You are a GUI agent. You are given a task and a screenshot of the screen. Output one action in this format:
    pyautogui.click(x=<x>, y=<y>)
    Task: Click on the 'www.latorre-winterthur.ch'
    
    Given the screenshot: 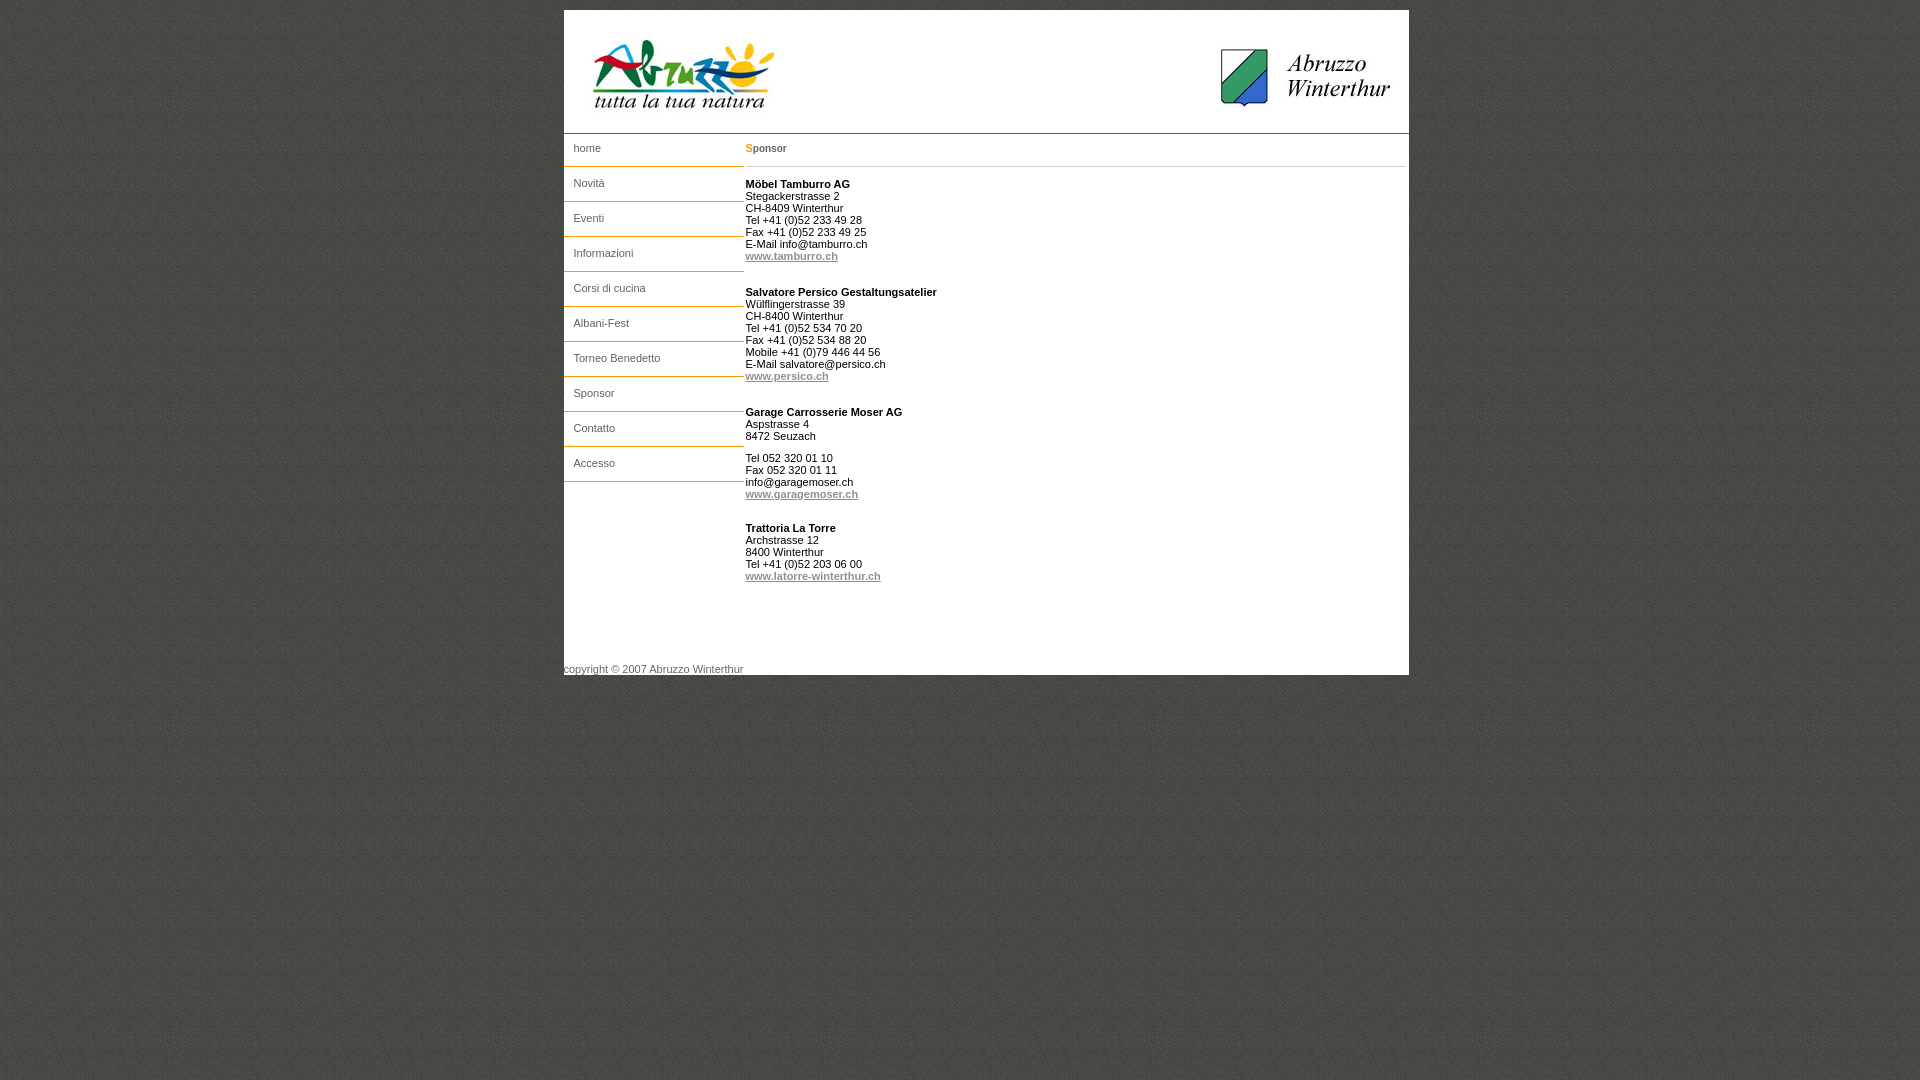 What is the action you would take?
    pyautogui.click(x=813, y=575)
    